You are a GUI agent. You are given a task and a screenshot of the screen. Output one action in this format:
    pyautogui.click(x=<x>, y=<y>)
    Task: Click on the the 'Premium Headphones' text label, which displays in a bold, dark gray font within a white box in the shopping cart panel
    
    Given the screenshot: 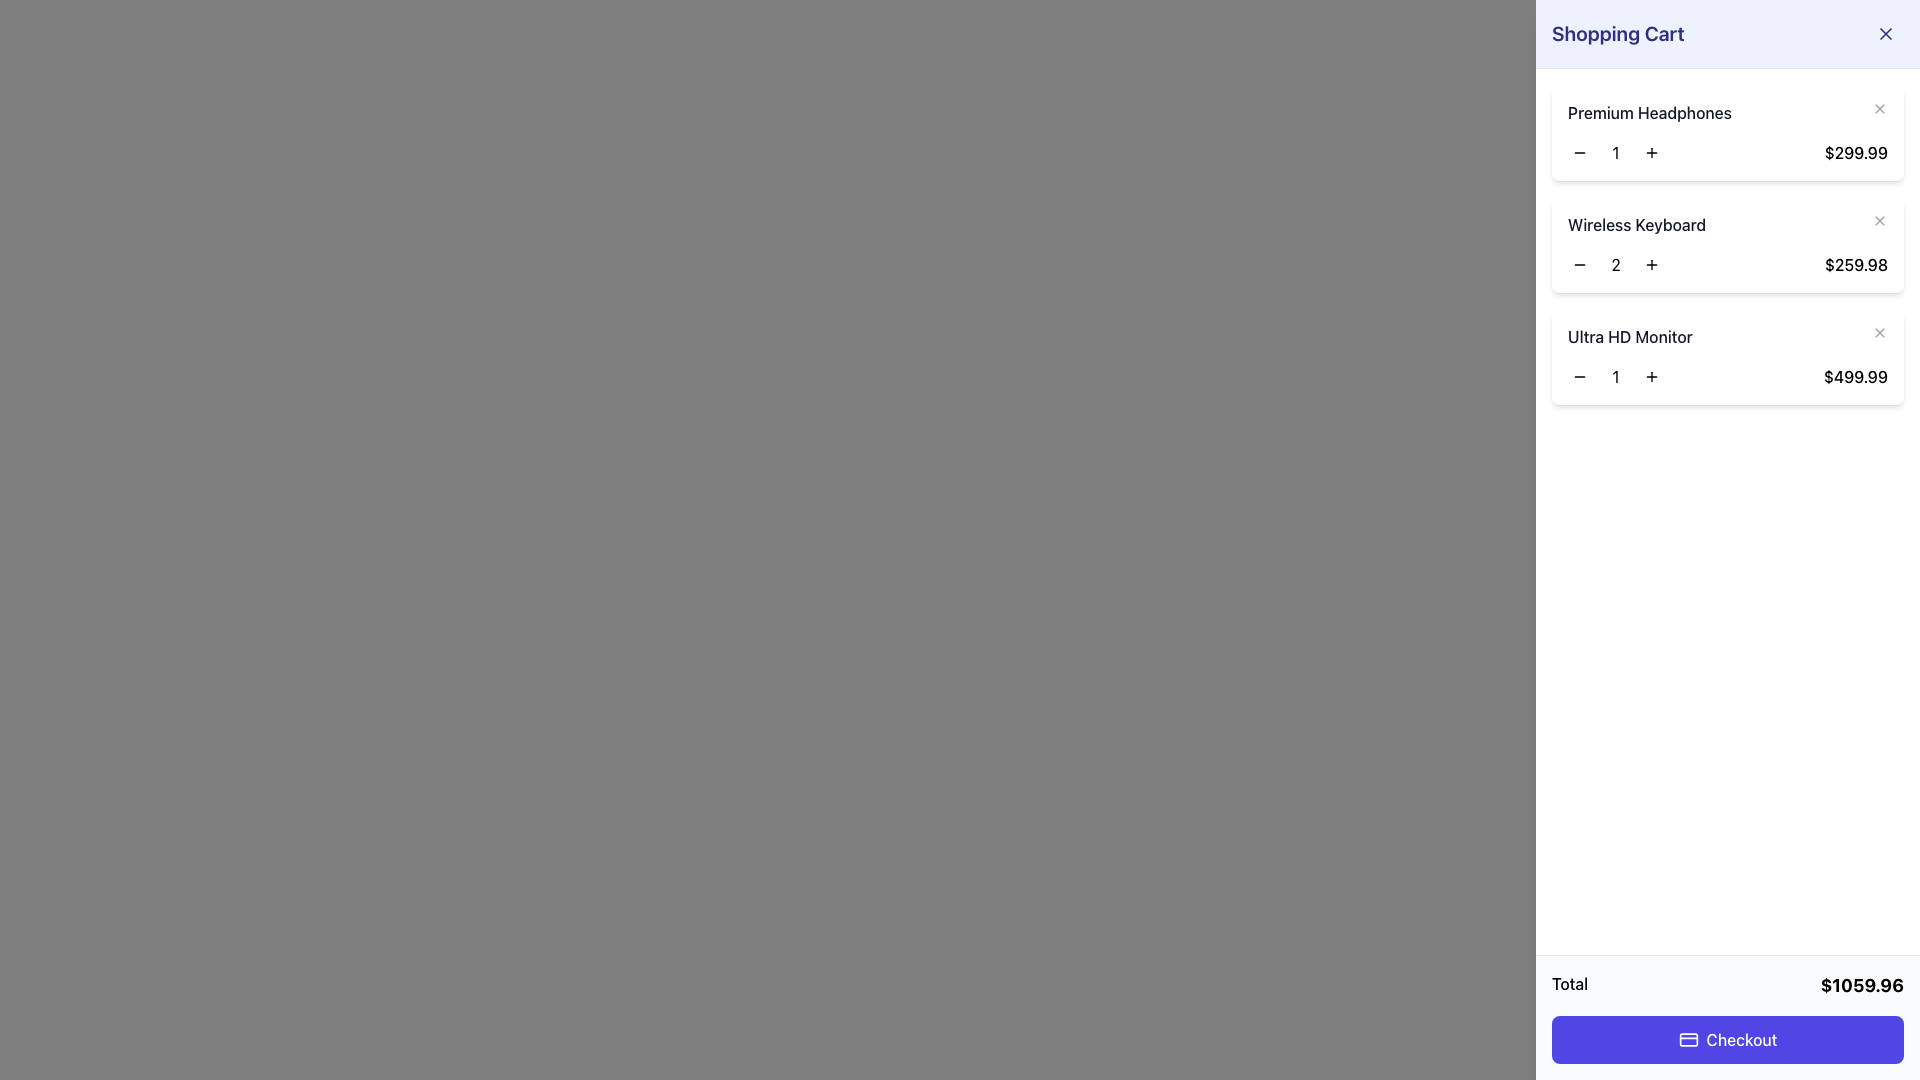 What is the action you would take?
    pyautogui.click(x=1727, y=112)
    